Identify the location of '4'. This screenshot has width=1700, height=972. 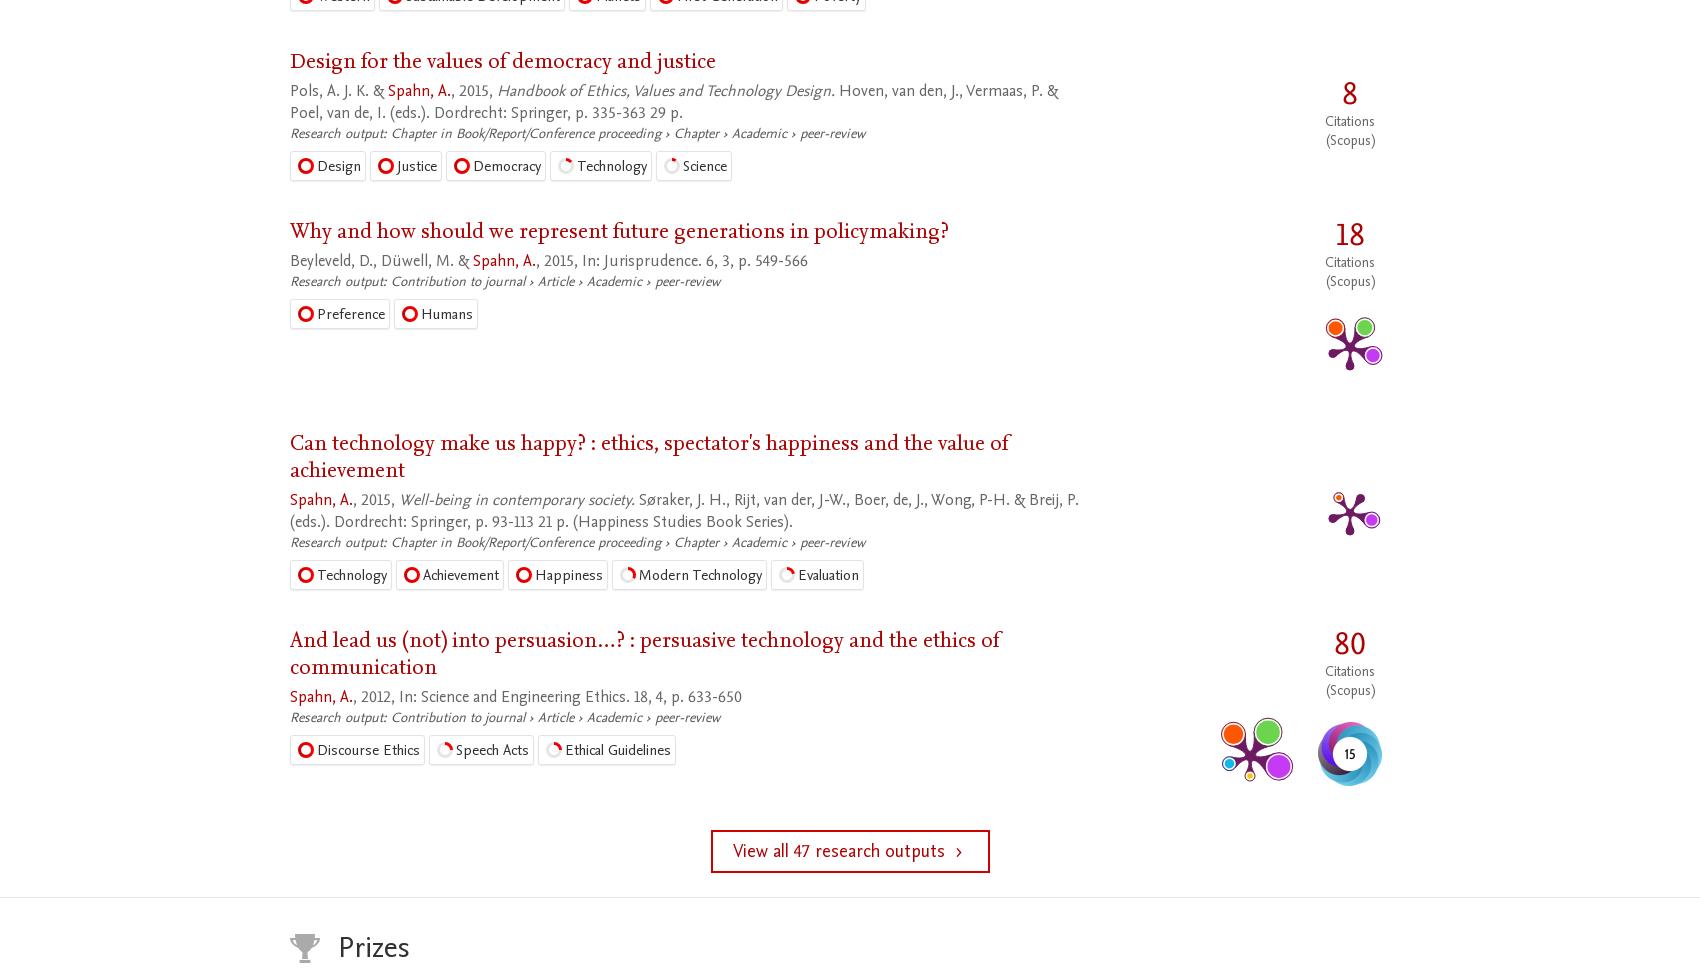
(659, 696).